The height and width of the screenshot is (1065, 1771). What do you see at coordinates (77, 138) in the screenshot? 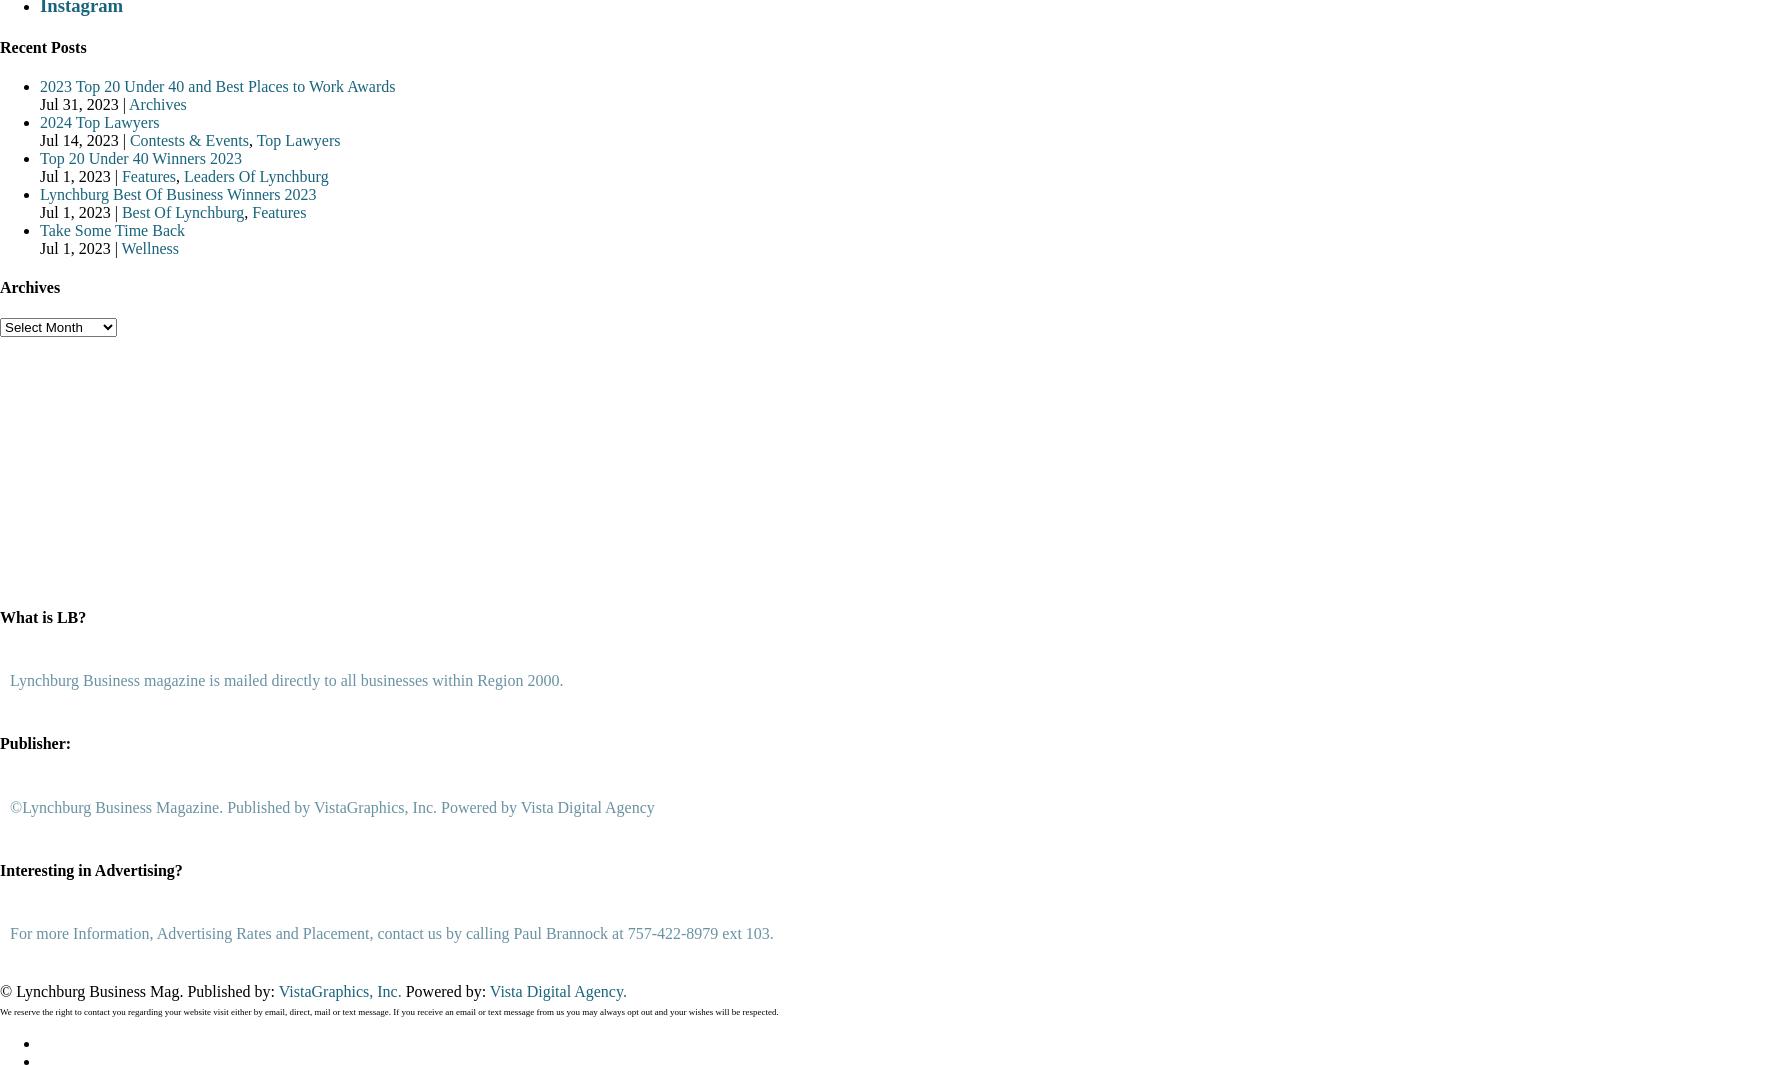
I see `'Jul 14, 2023'` at bounding box center [77, 138].